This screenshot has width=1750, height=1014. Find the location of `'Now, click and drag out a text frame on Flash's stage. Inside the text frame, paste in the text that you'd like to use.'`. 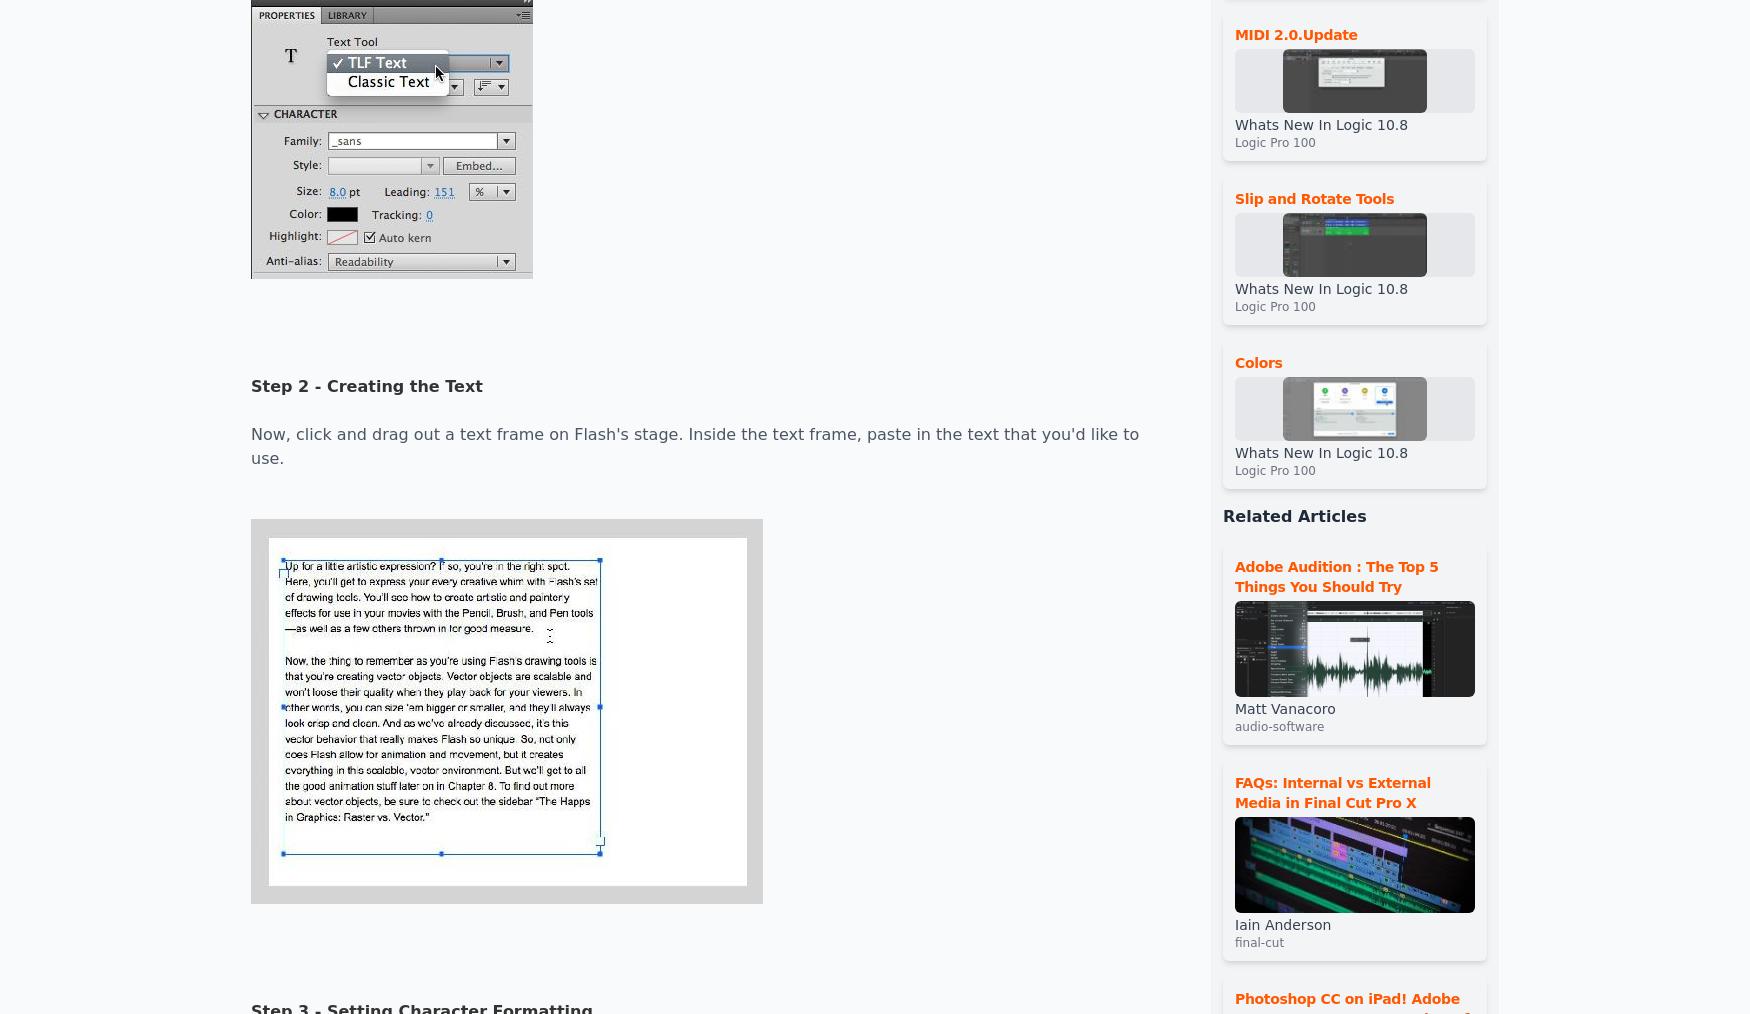

'Now, click and drag out a text frame on Flash's stage. Inside the text frame, paste in the text that you'd like to use.' is located at coordinates (694, 446).